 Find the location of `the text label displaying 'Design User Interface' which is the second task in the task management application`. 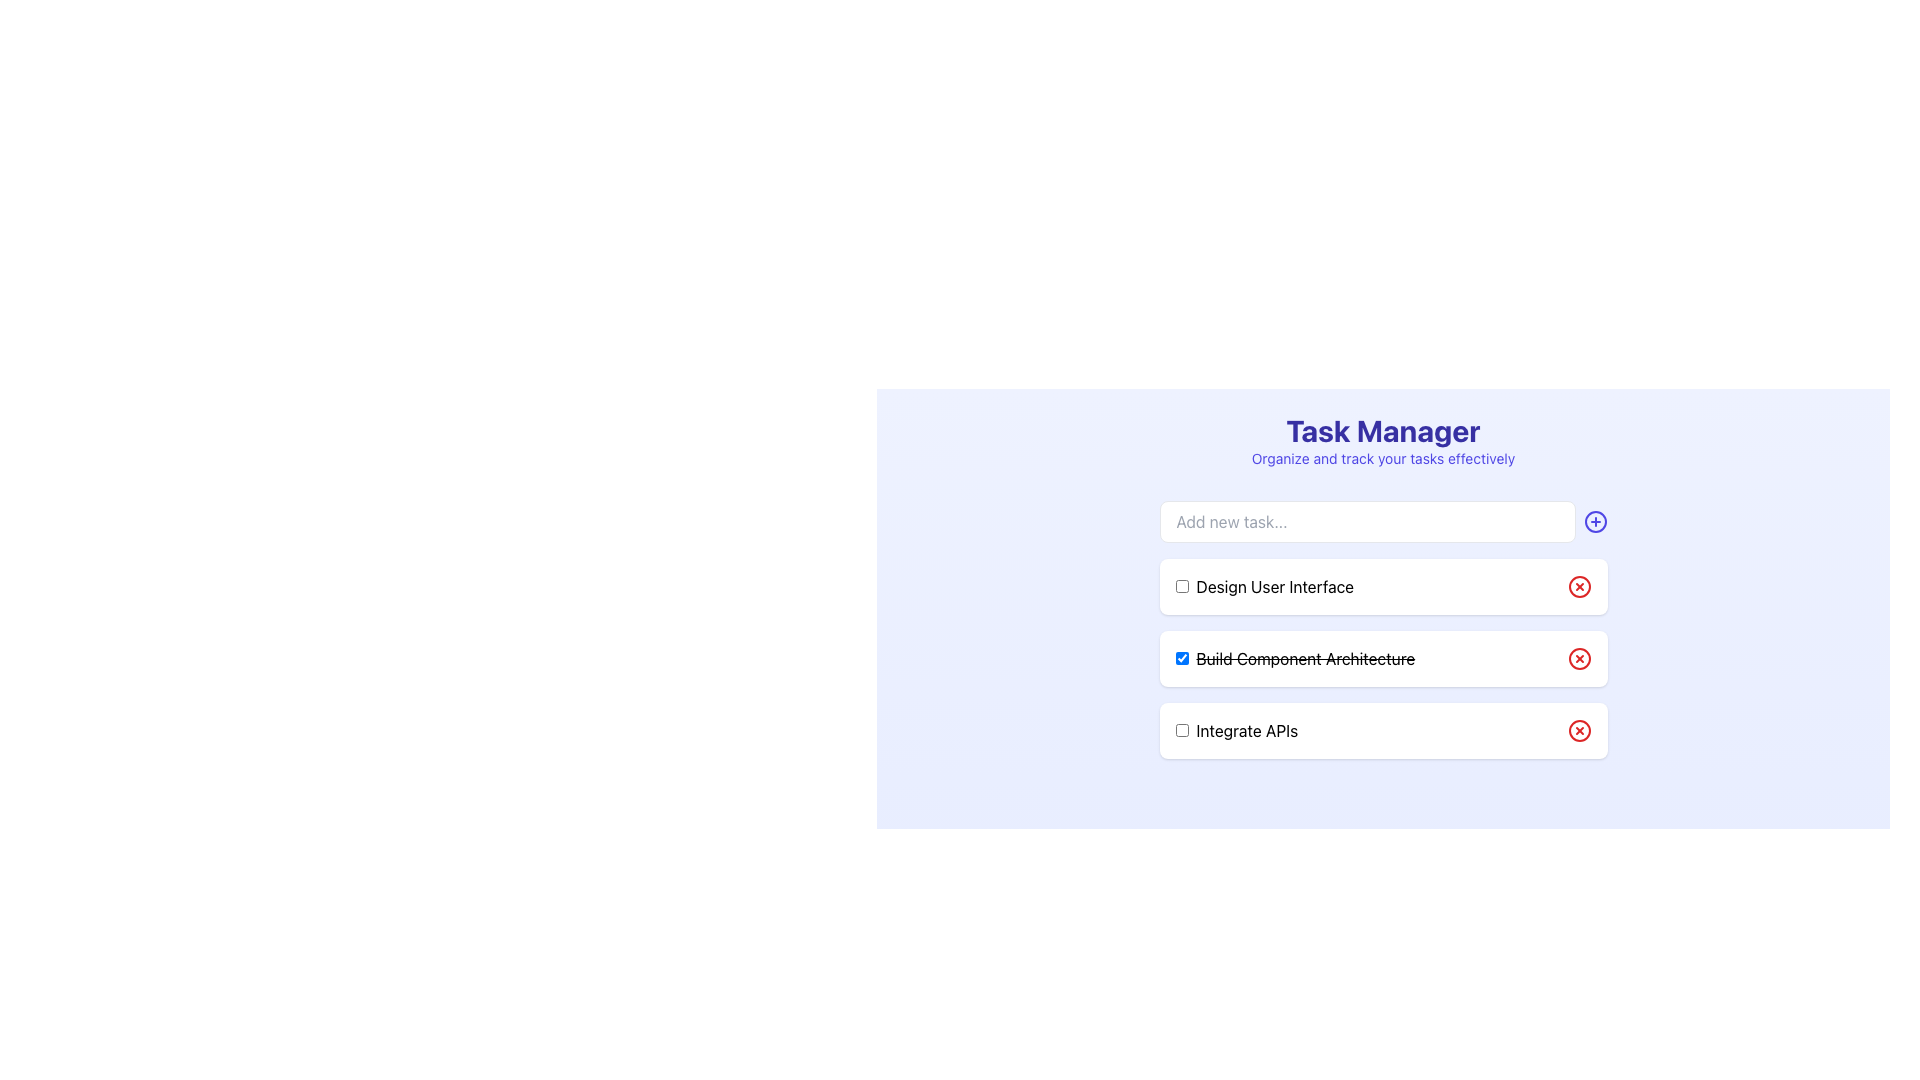

the text label displaying 'Design User Interface' which is the second task in the task management application is located at coordinates (1262, 585).